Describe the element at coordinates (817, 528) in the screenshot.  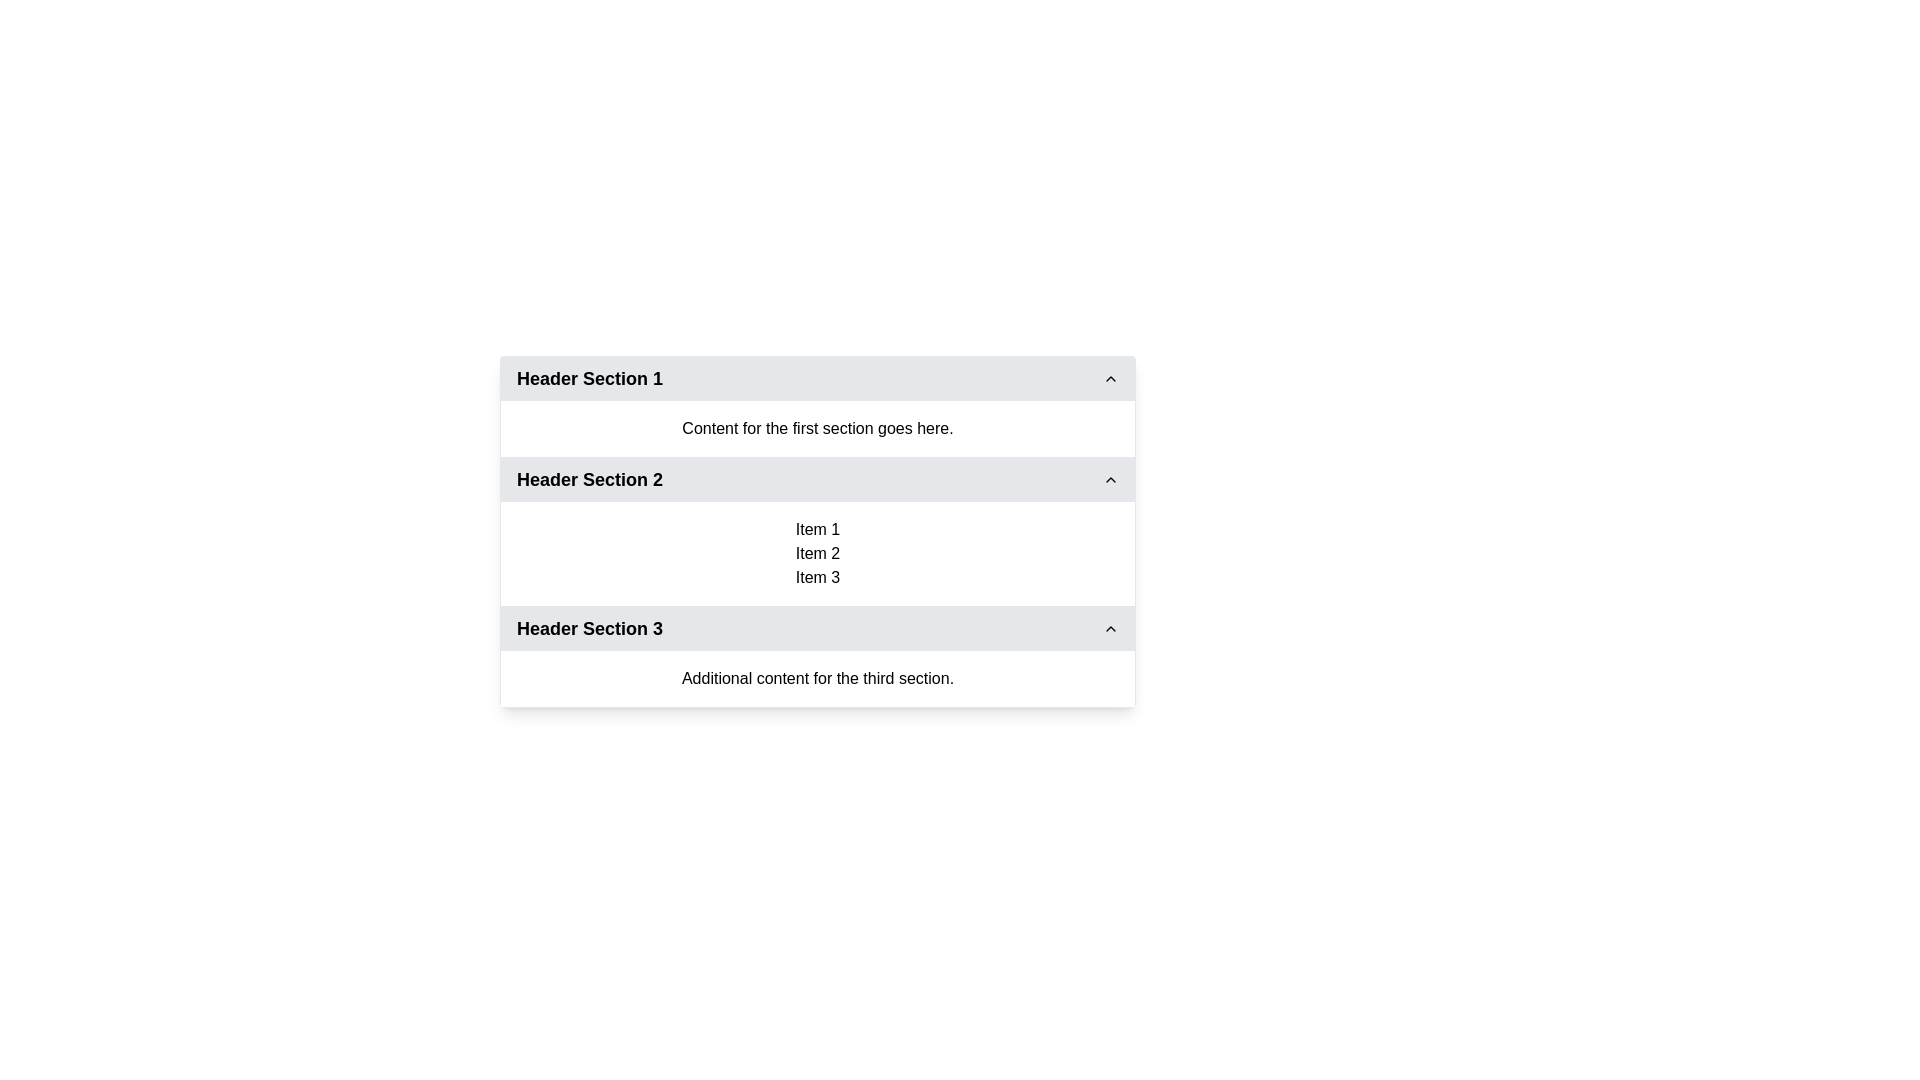
I see `the non-interactive text label that indicates a specific sub-item or category under 'Header Section 2', positioned directly below the section header` at that location.